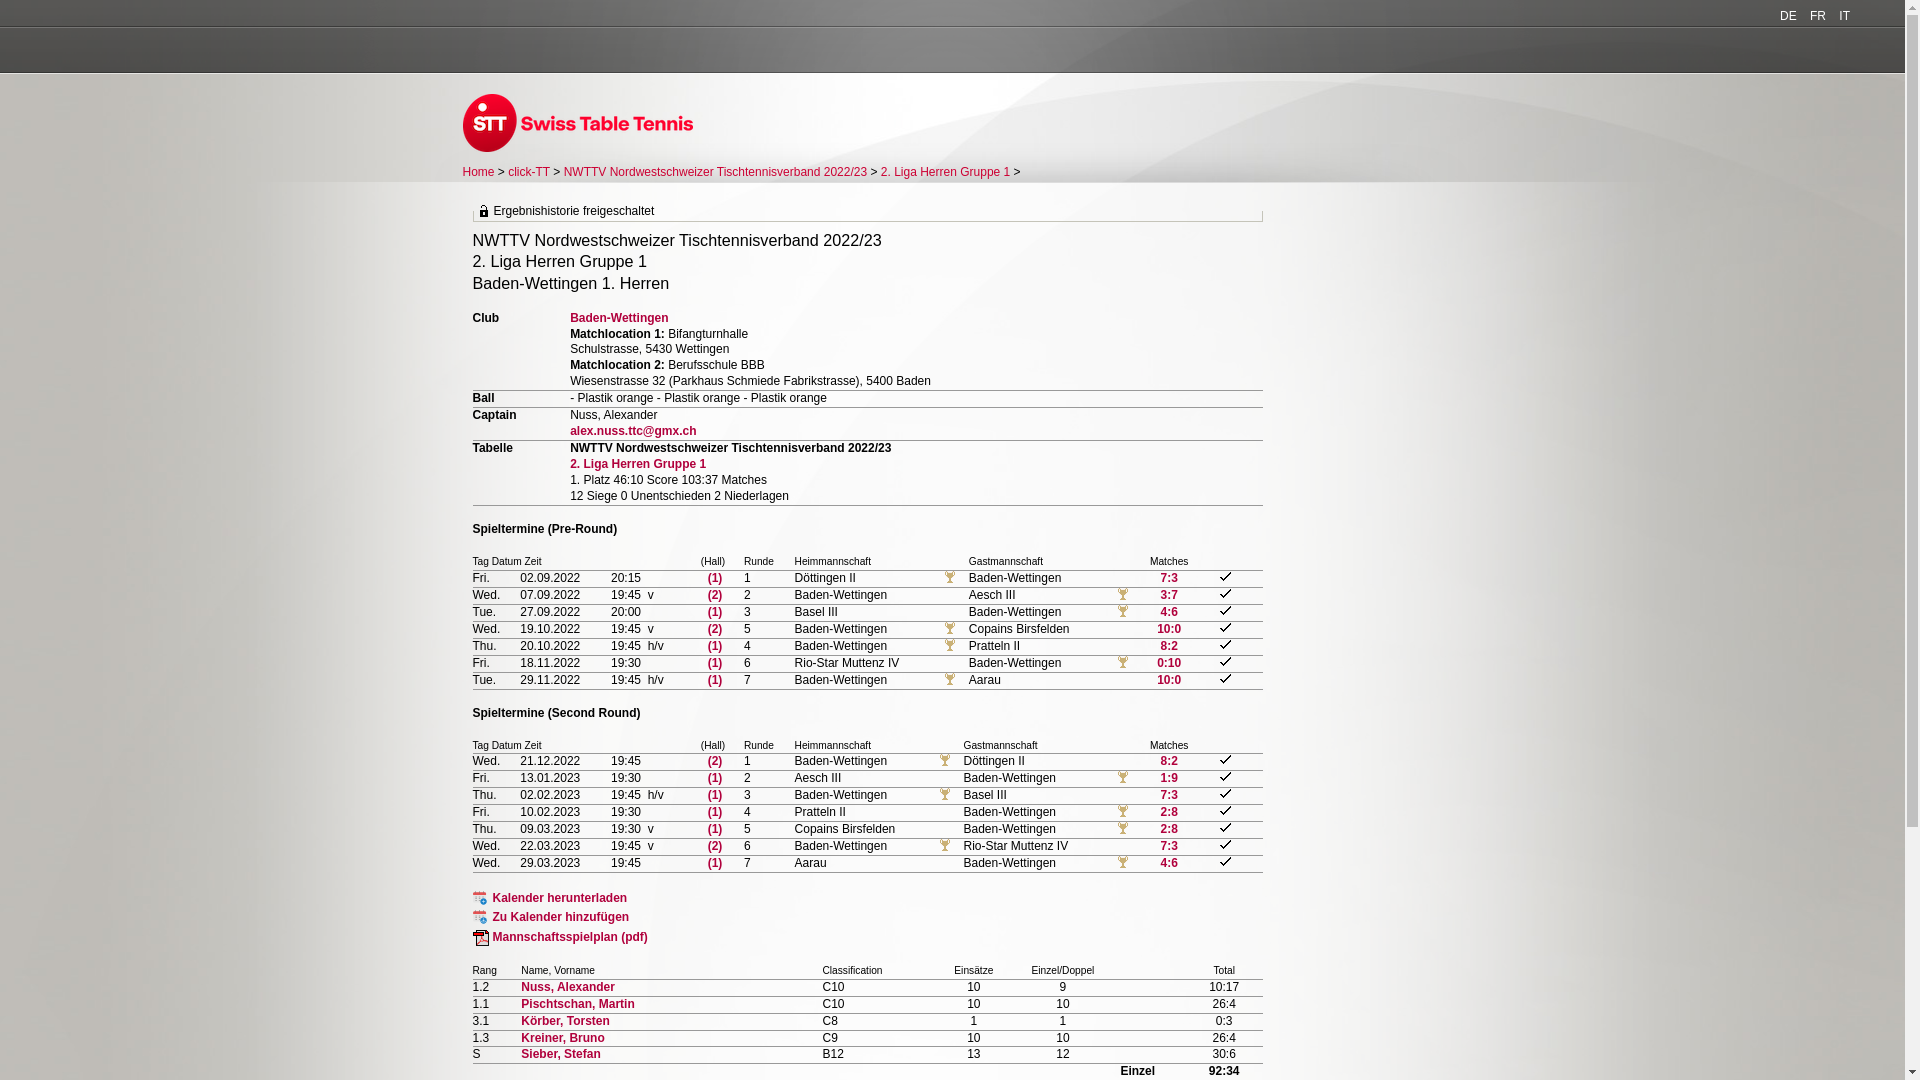  What do you see at coordinates (1123, 663) in the screenshot?
I see `'Victory'` at bounding box center [1123, 663].